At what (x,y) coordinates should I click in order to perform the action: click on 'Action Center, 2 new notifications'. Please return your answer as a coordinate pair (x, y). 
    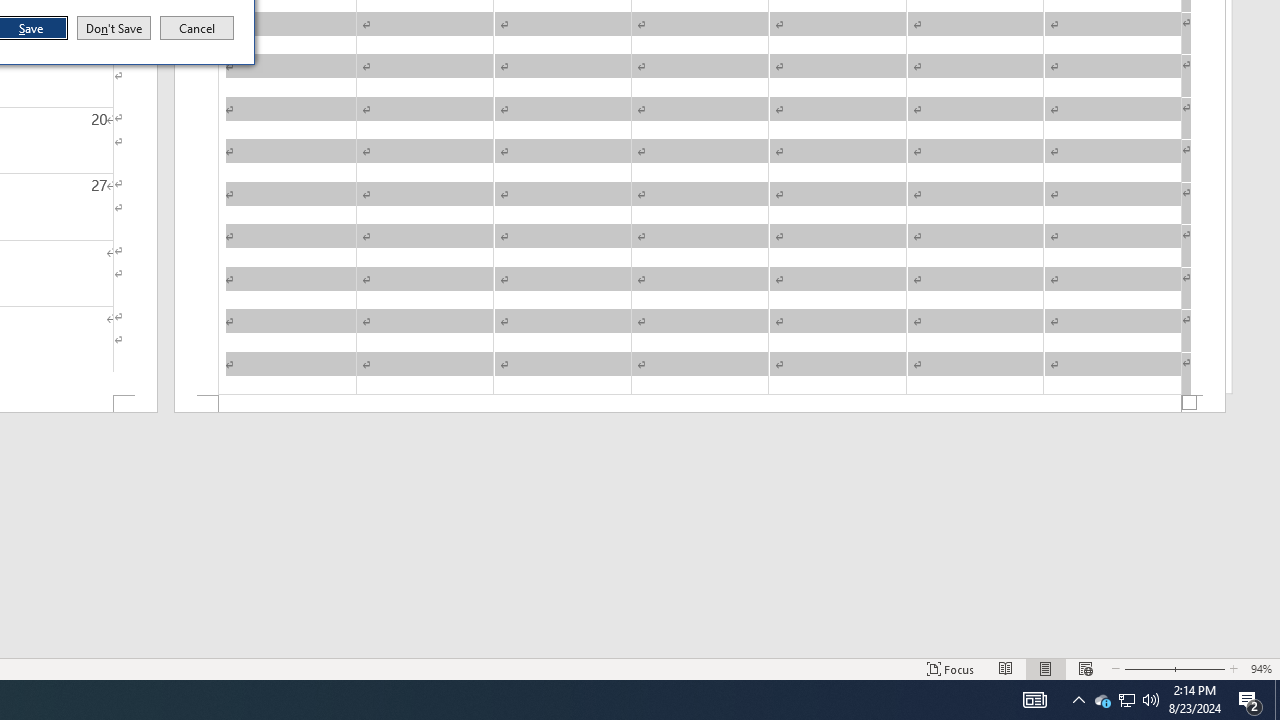
    Looking at the image, I should click on (1250, 698).